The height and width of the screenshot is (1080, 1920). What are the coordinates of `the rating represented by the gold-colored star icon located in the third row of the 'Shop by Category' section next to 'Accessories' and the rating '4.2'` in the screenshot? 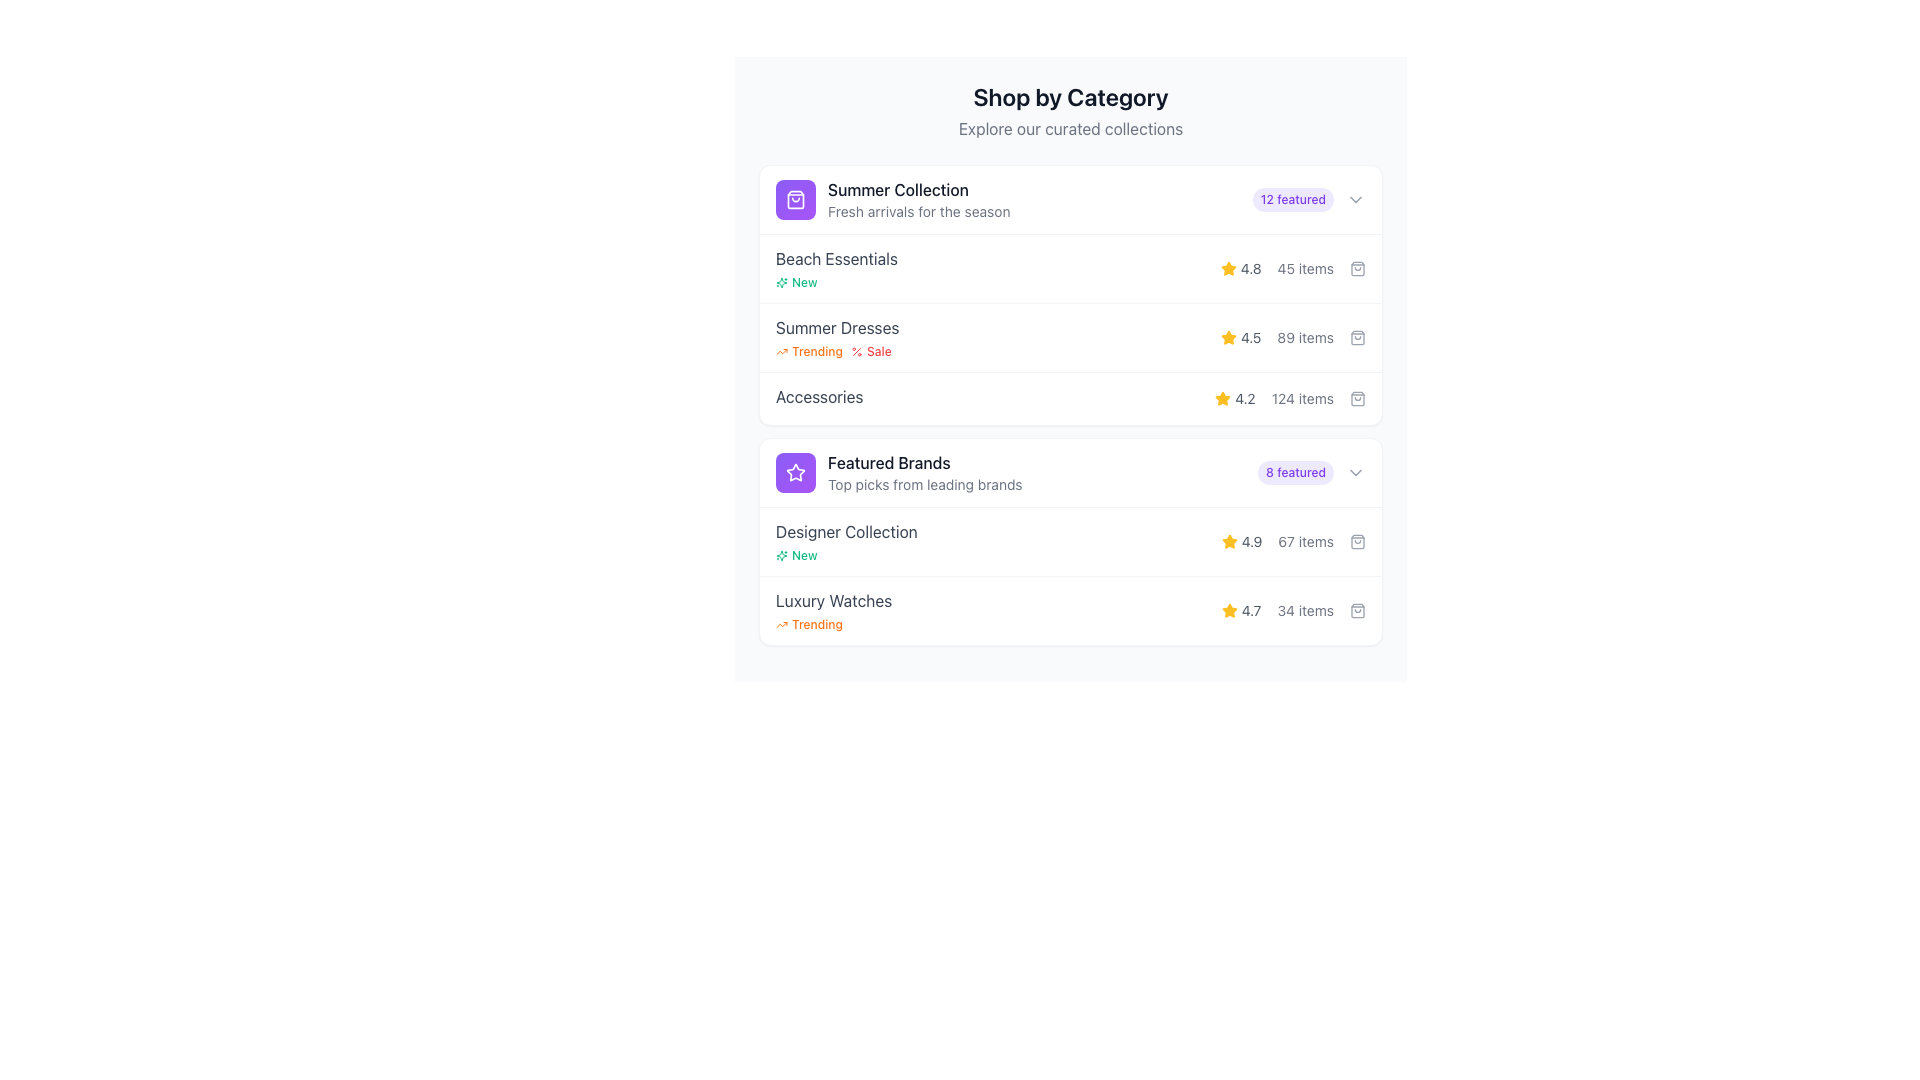 It's located at (1222, 398).